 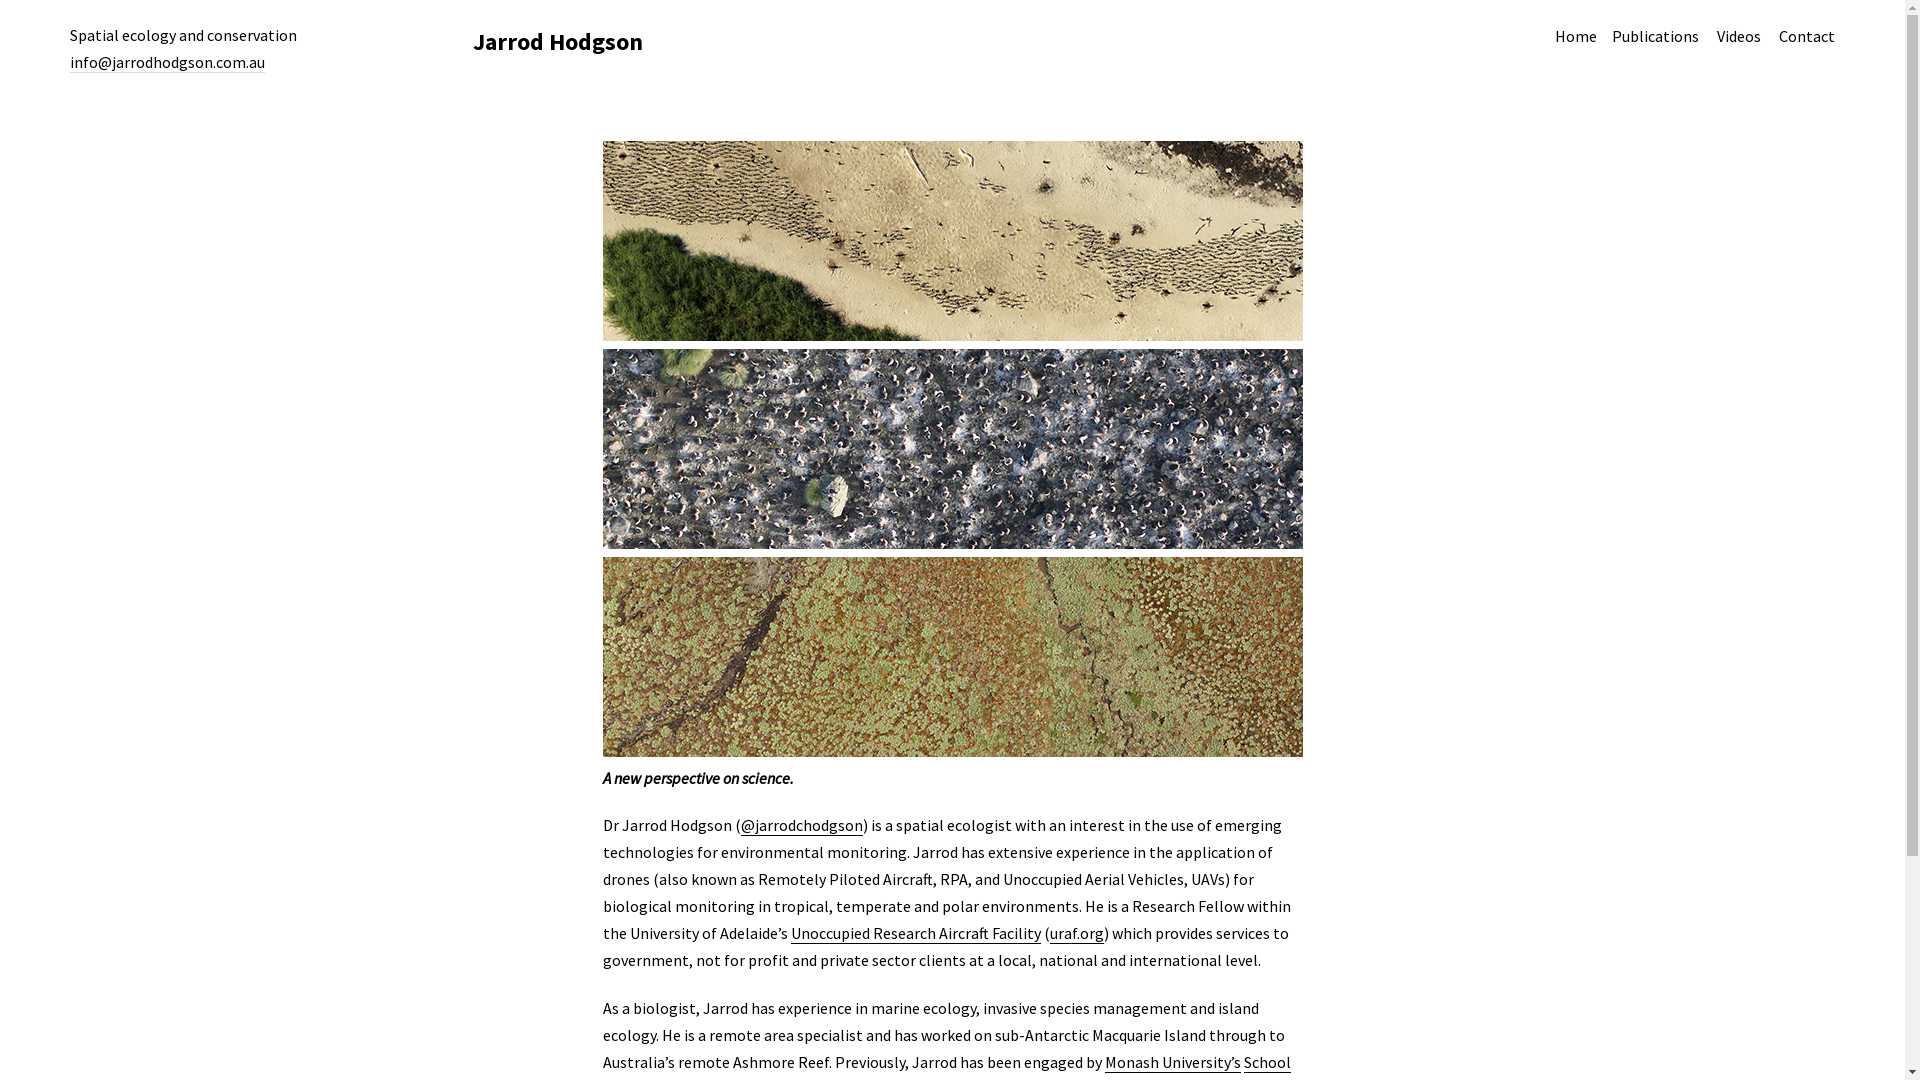 What do you see at coordinates (1806, 36) in the screenshot?
I see `'Contact'` at bounding box center [1806, 36].